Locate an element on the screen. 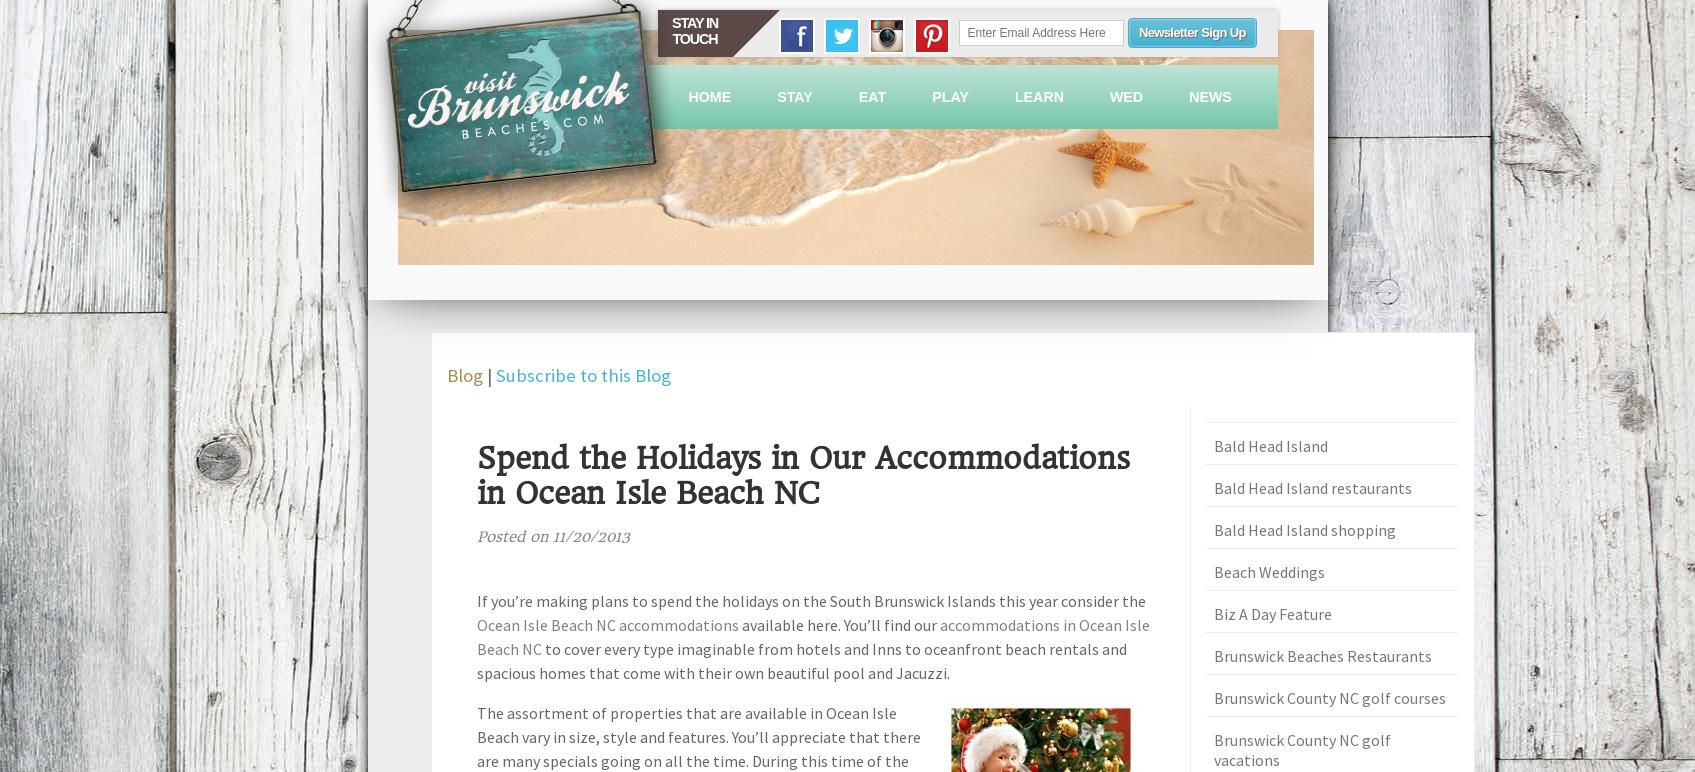 The height and width of the screenshot is (772, 1695). 'Brunswick Beaches Restaurants' is located at coordinates (1321, 654).